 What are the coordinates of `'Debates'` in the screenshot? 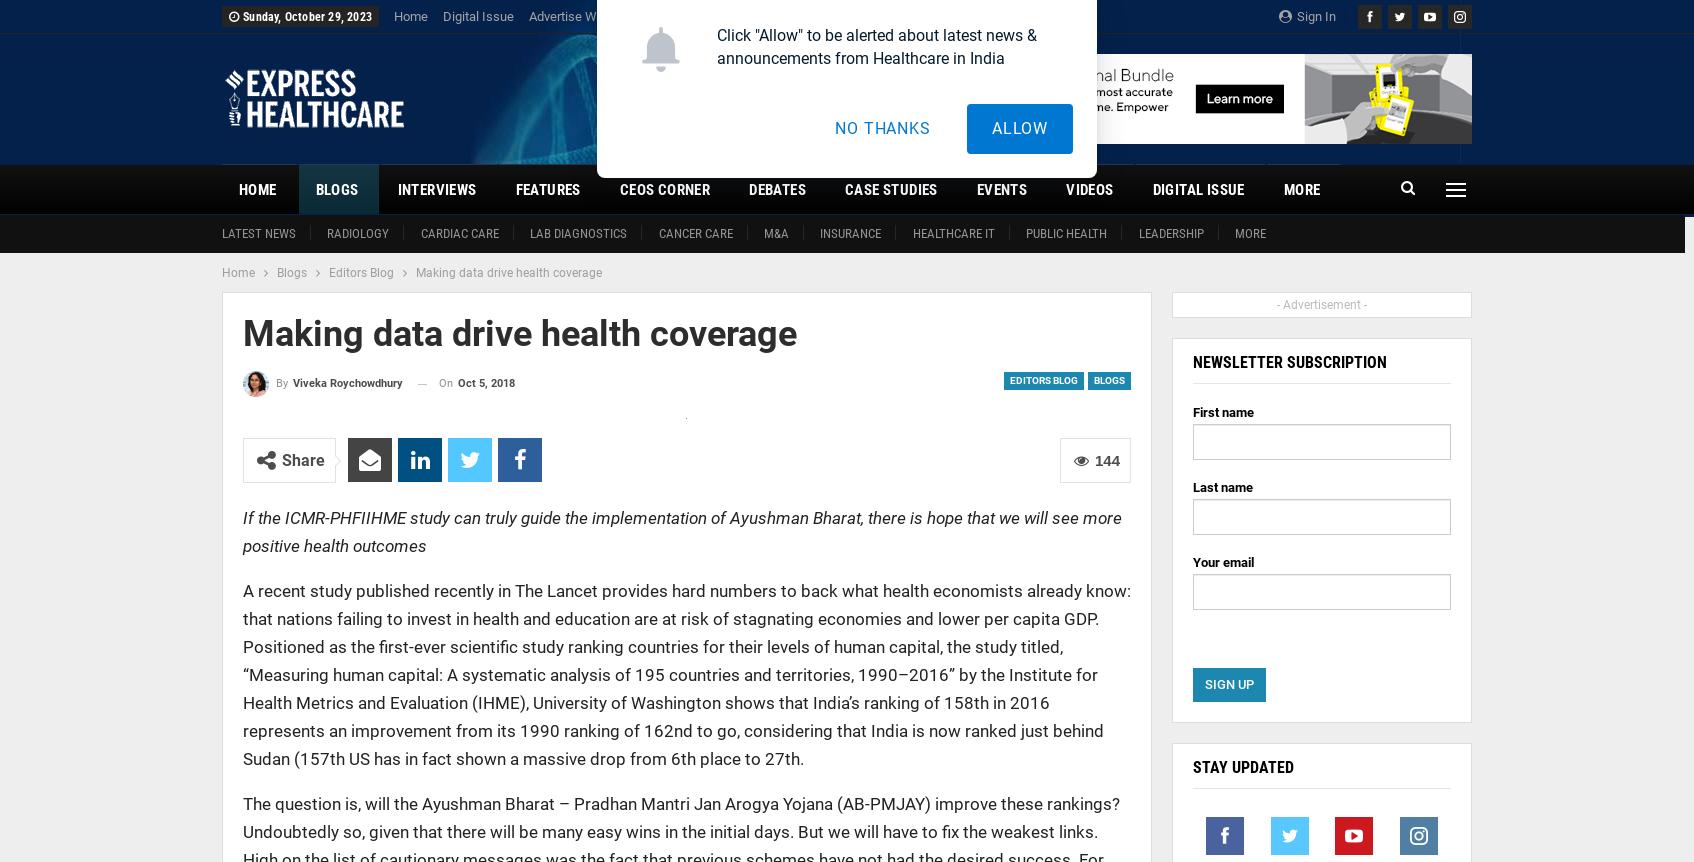 It's located at (776, 189).